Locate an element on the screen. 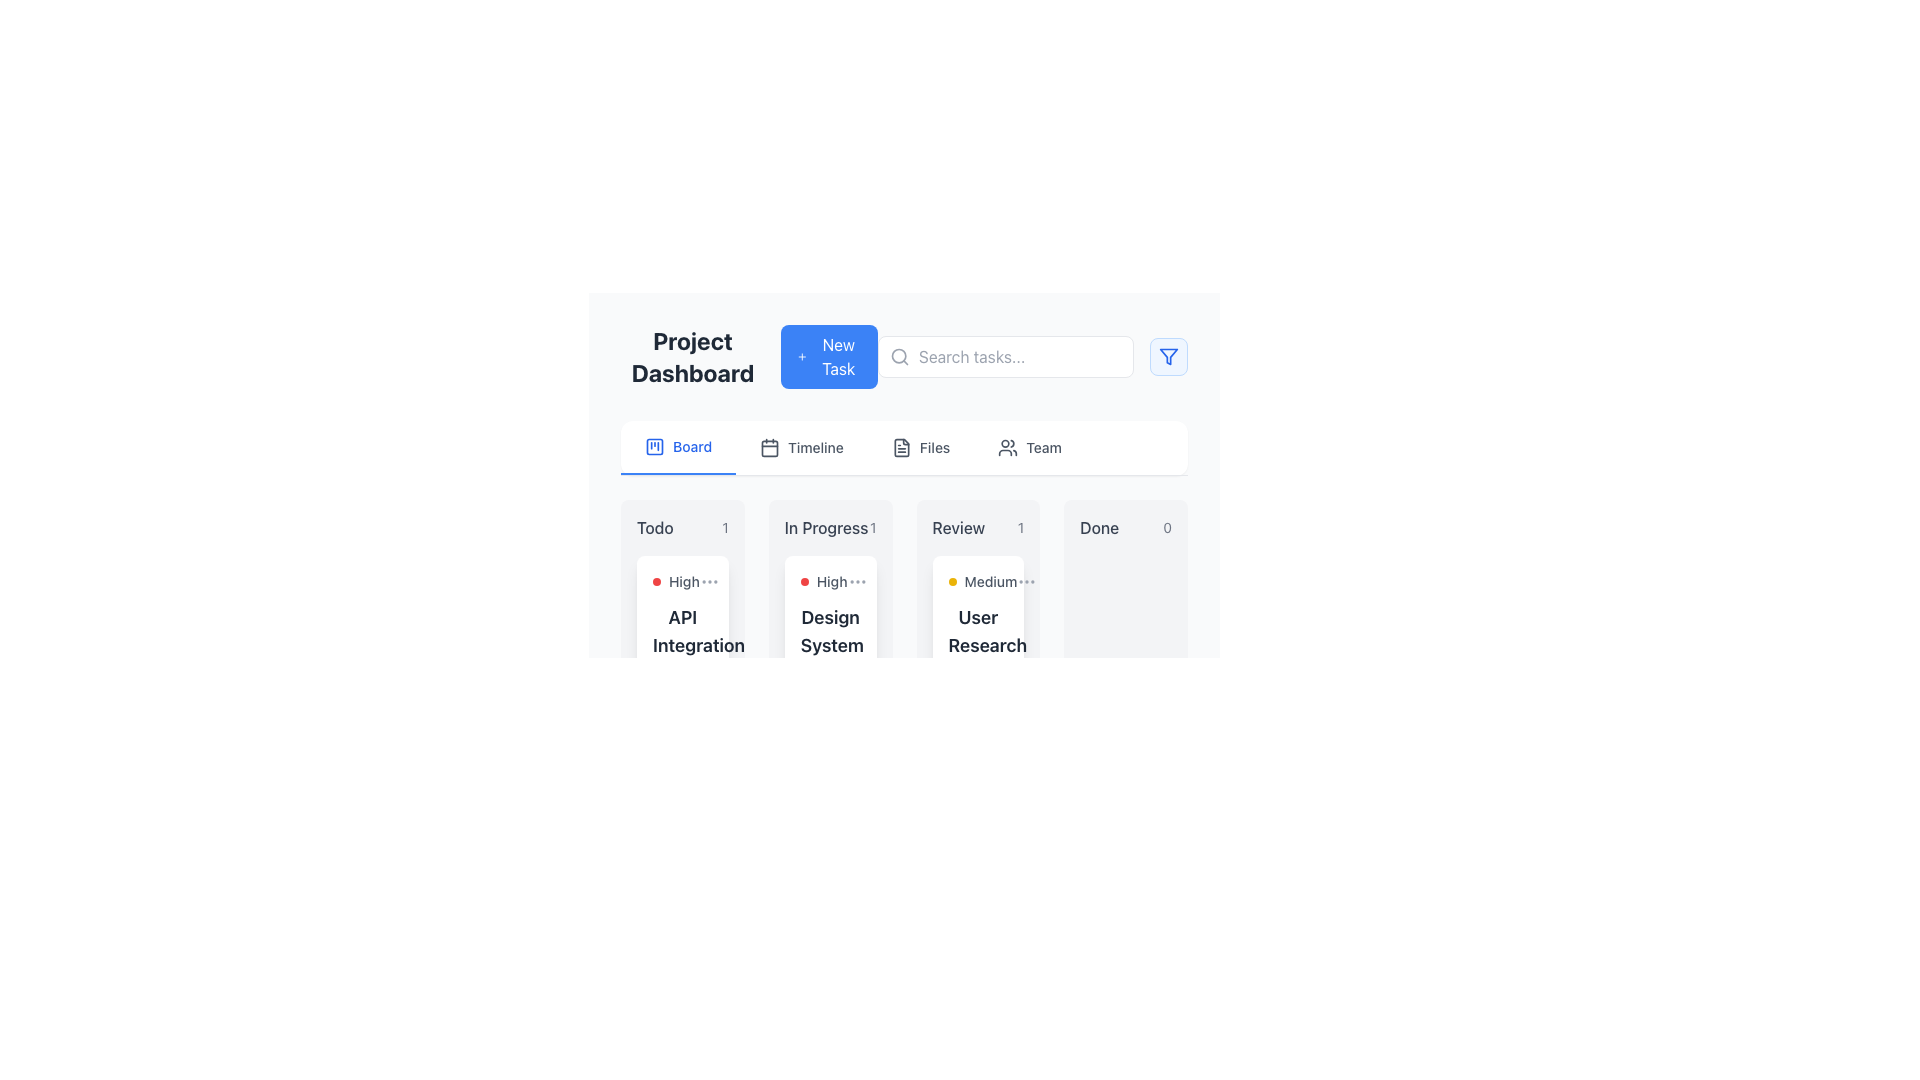  the label displaying the count of items in the 'Done' column, which is located at the top of the 'Done' column in a task management interface, visually aligned to the right of the 'Done' title is located at coordinates (1167, 527).